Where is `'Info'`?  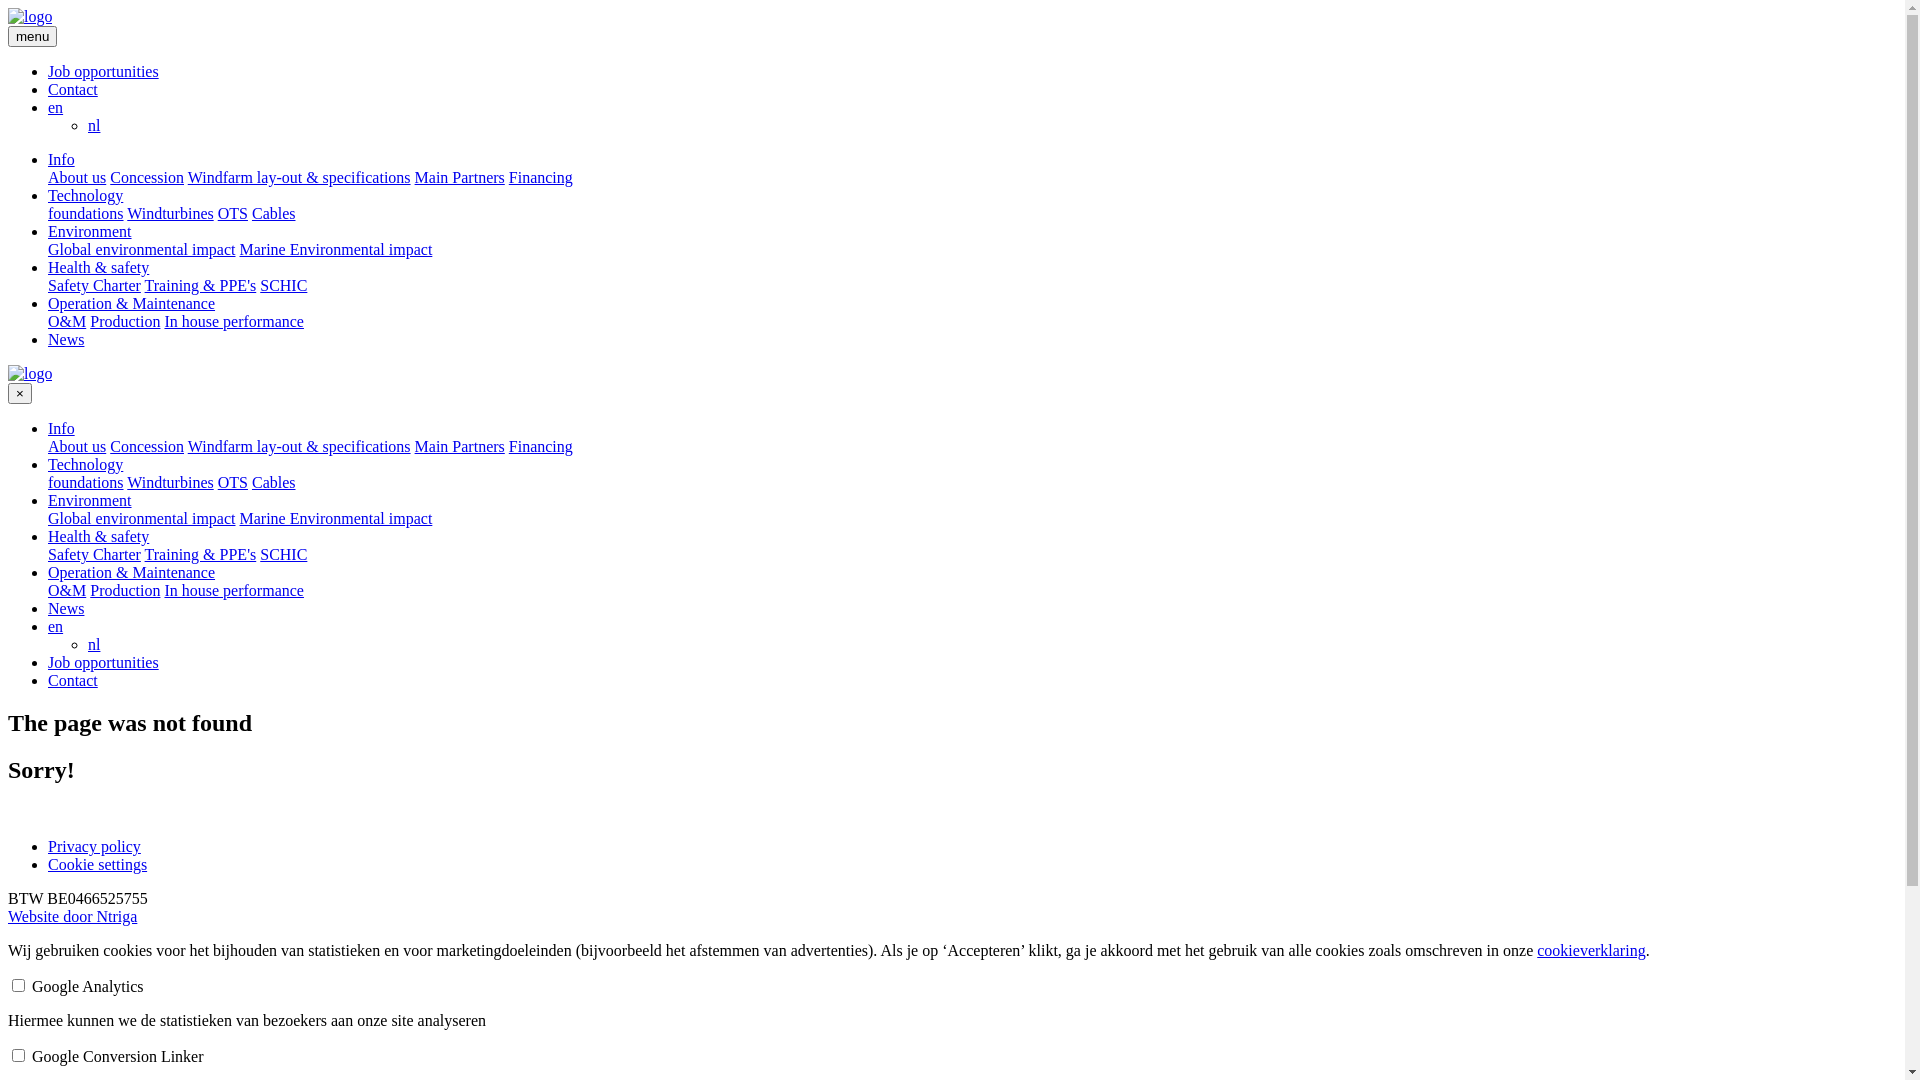 'Info' is located at coordinates (61, 158).